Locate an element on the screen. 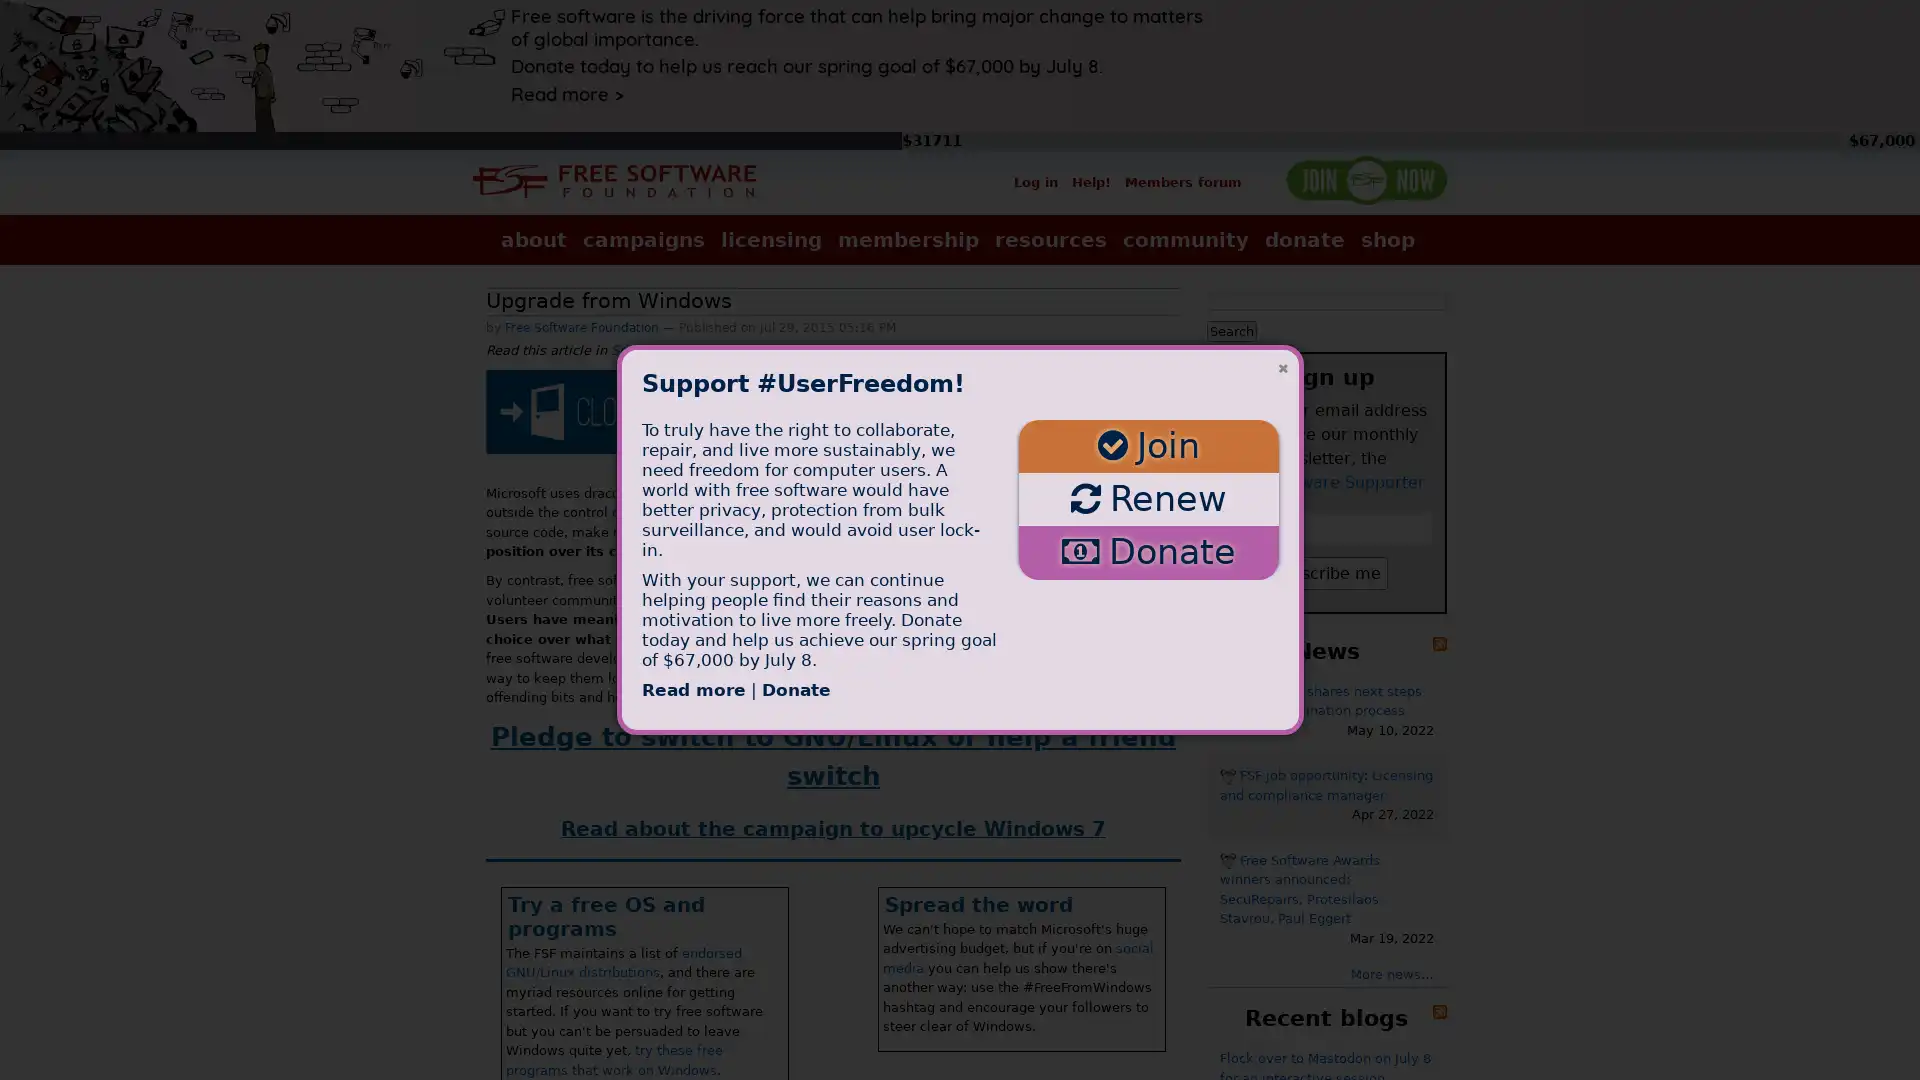 The image size is (1920, 1080). Subscribe me is located at coordinates (1326, 572).